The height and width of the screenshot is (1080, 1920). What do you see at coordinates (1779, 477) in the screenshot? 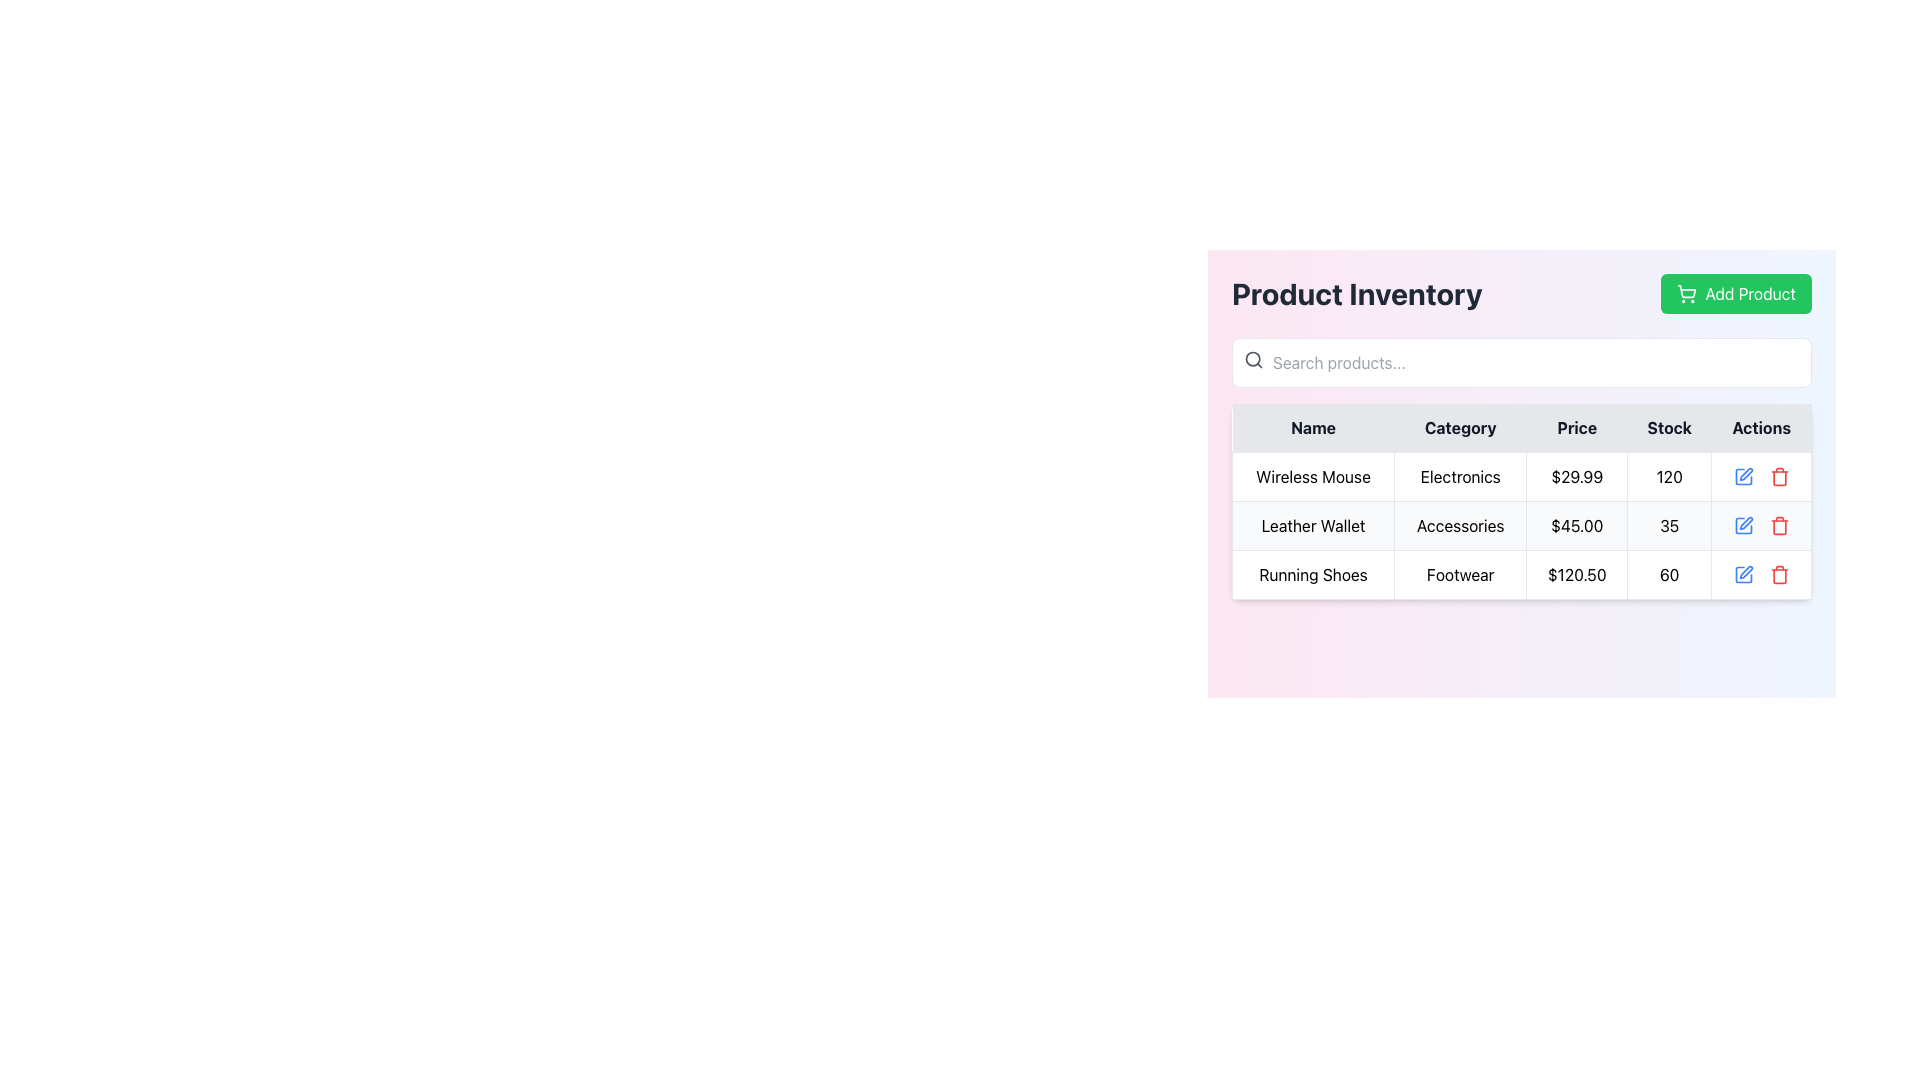
I see `the delete button in the 'Actions' column` at bounding box center [1779, 477].